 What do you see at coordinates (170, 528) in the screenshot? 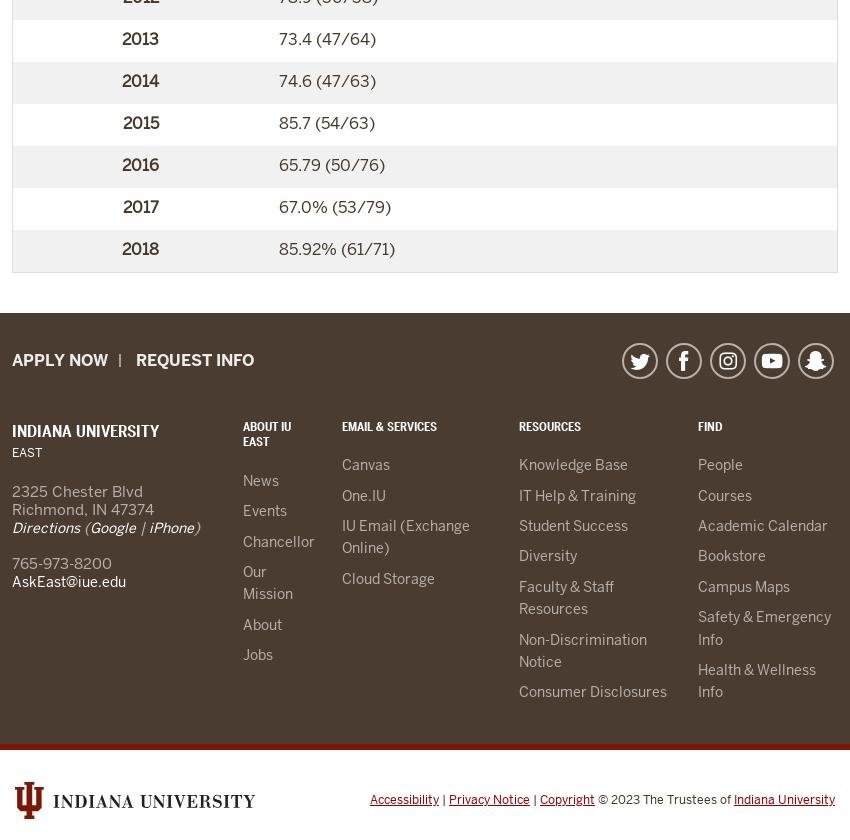
I see `'iPhone'` at bounding box center [170, 528].